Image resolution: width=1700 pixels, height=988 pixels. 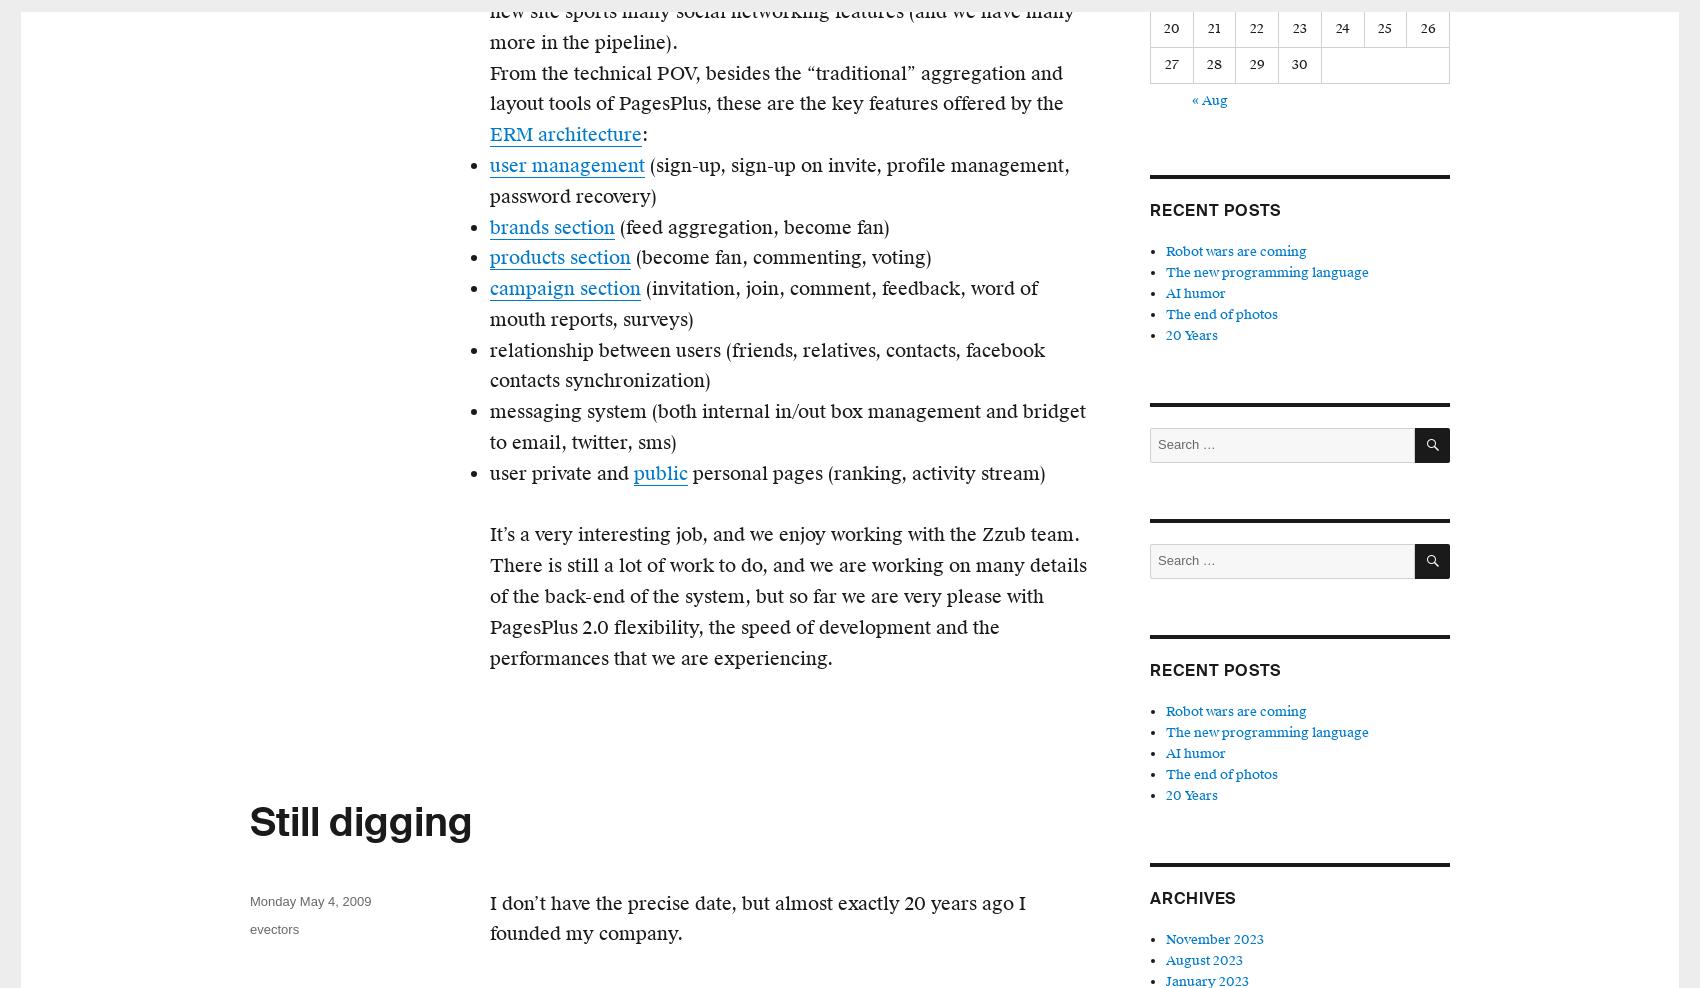 What do you see at coordinates (489, 472) in the screenshot?
I see `'user private and'` at bounding box center [489, 472].